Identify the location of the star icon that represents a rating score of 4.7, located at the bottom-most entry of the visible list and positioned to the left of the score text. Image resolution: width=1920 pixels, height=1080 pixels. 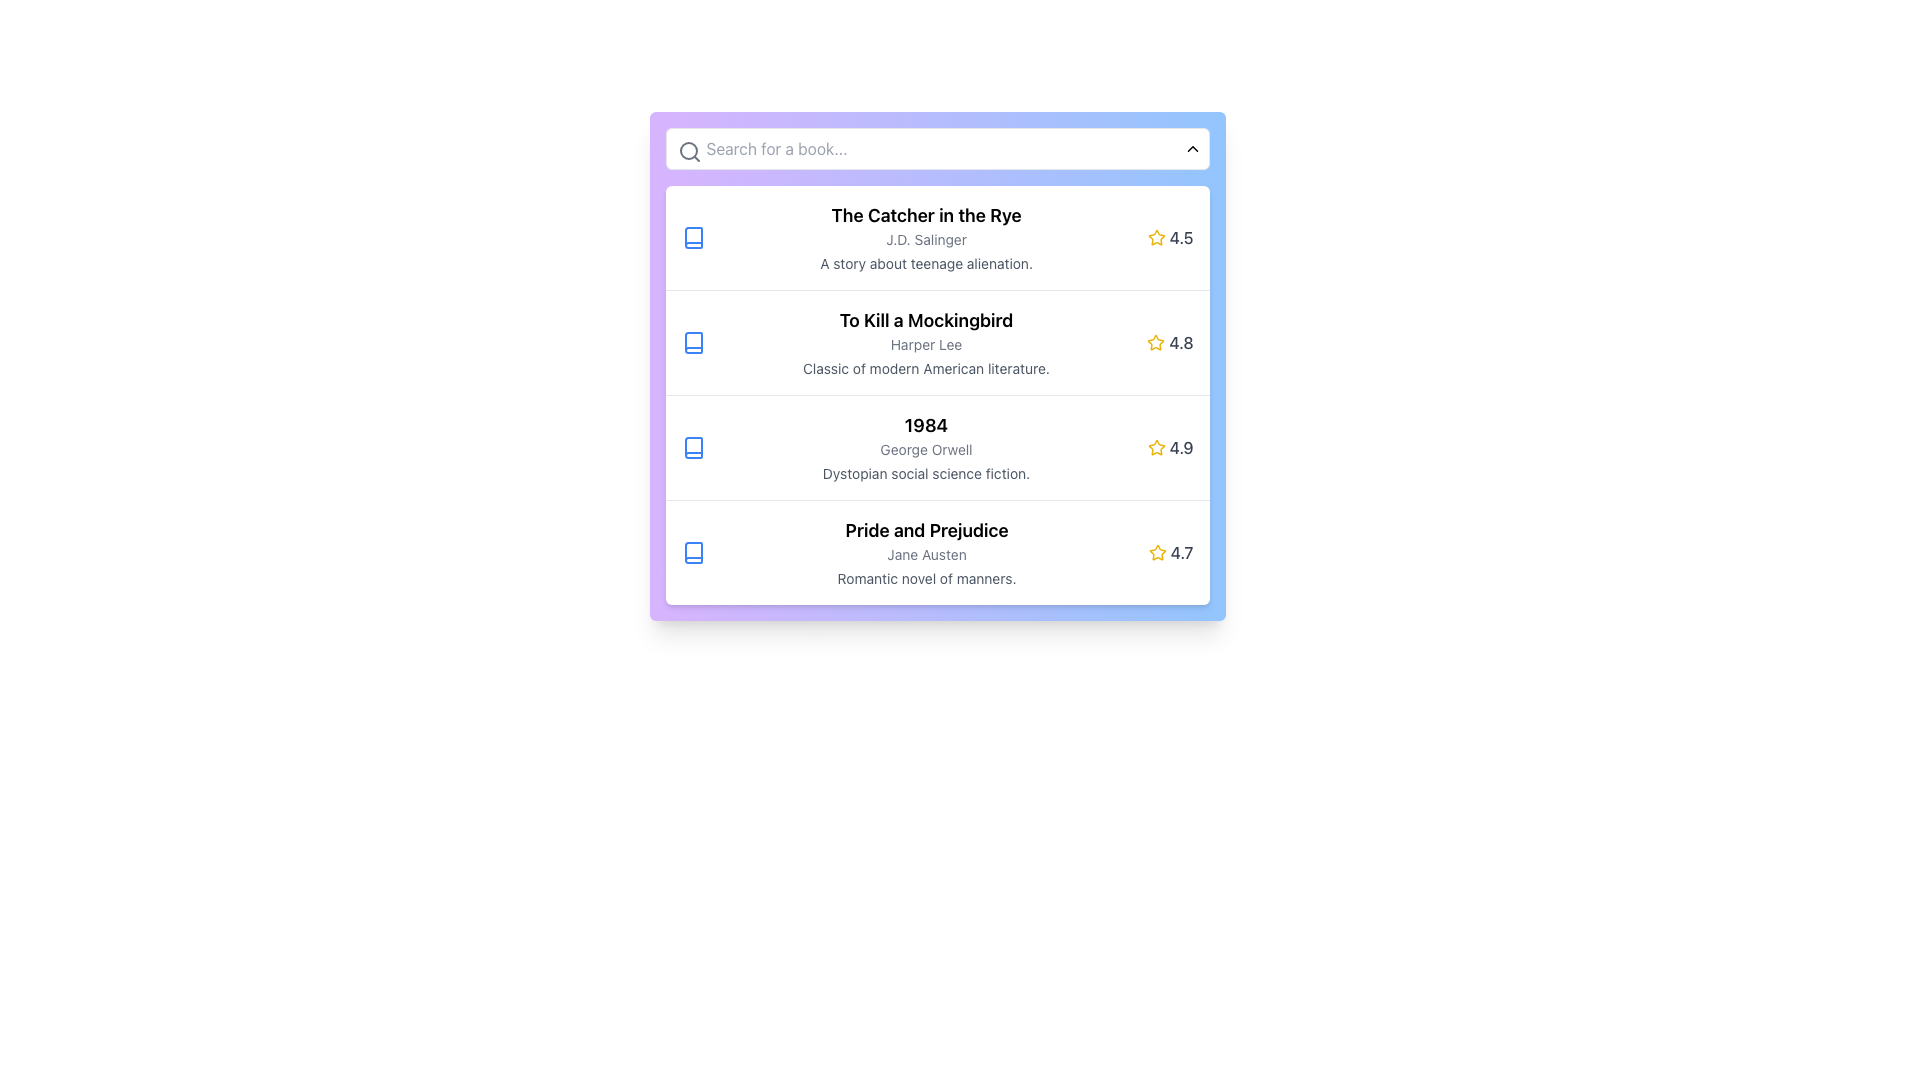
(1157, 552).